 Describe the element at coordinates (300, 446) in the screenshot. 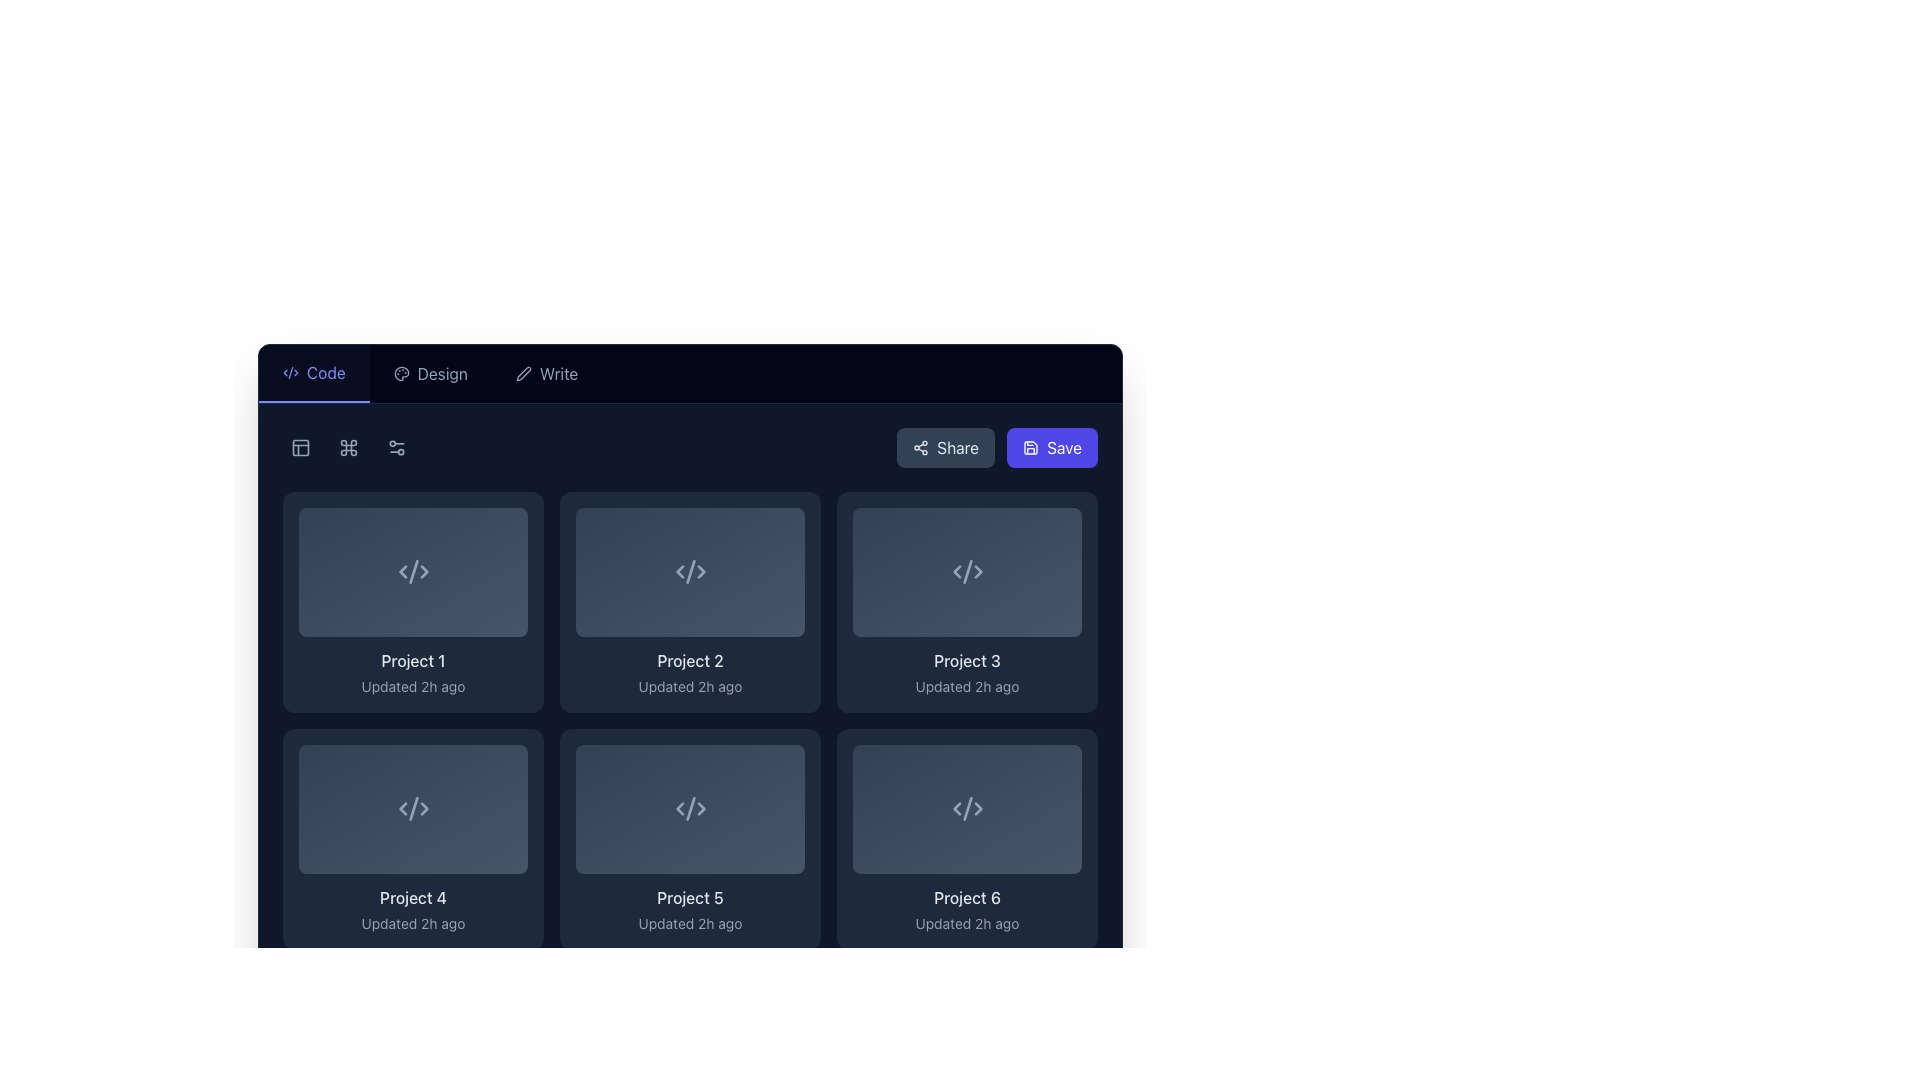

I see `the small, square button with rounded edges featuring a grid icon located at the top-left corner of the interface` at that location.